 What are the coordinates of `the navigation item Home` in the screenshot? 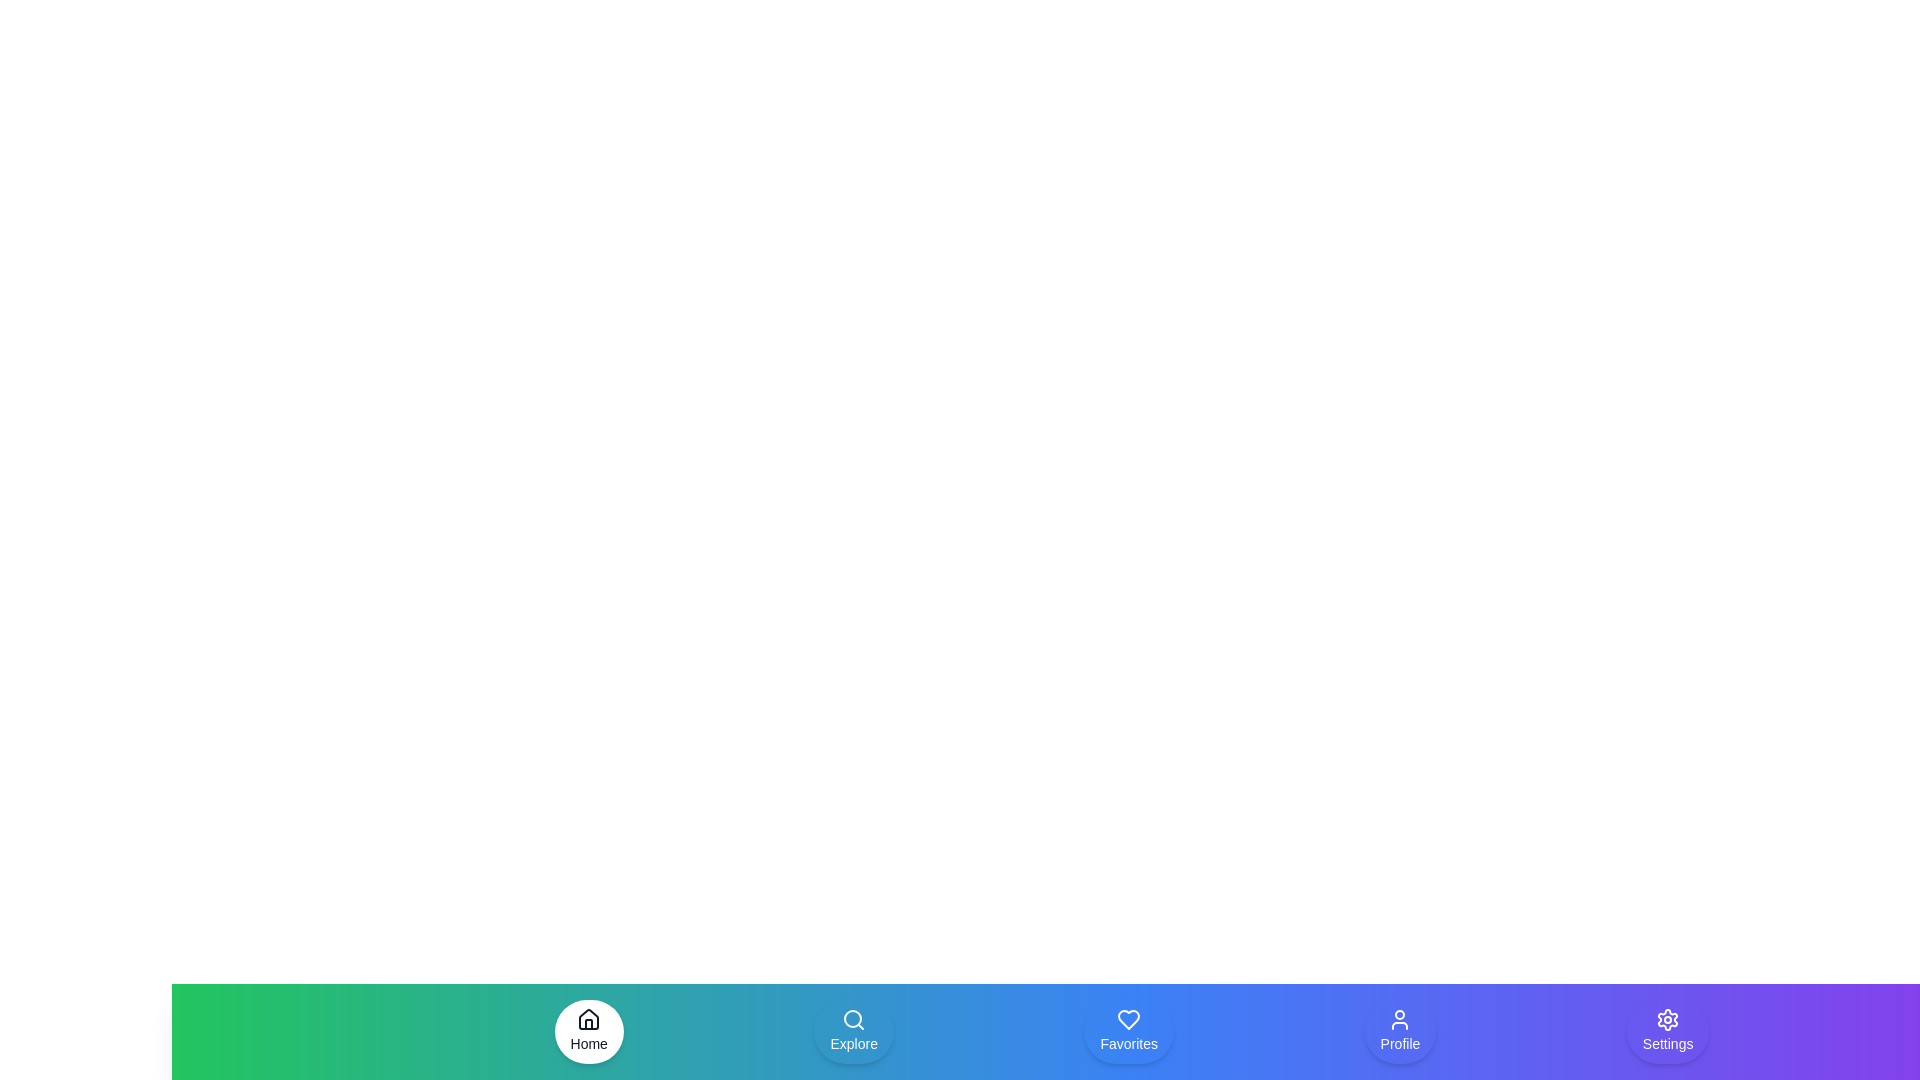 It's located at (588, 1032).